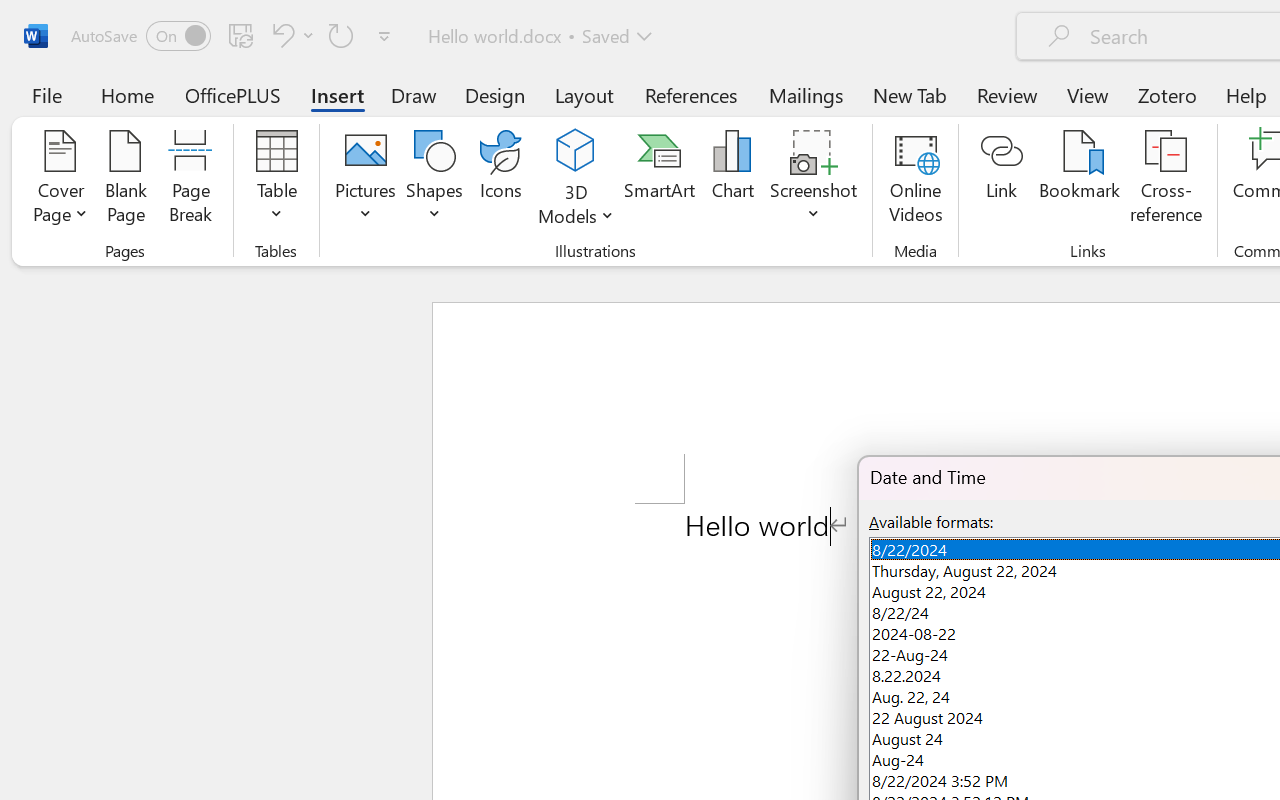 This screenshot has height=800, width=1280. What do you see at coordinates (233, 94) in the screenshot?
I see `'OfficePLUS'` at bounding box center [233, 94].